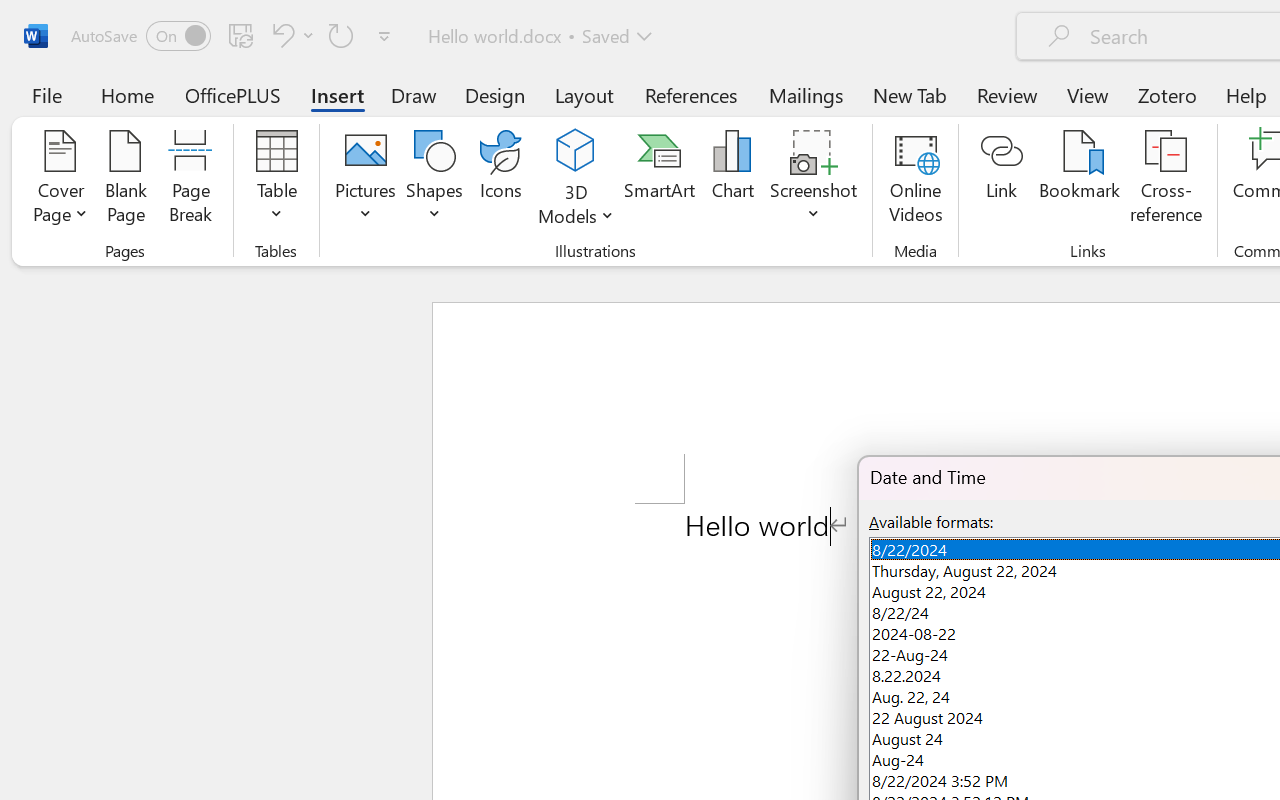 This screenshot has height=800, width=1280. What do you see at coordinates (233, 94) in the screenshot?
I see `'OfficePLUS'` at bounding box center [233, 94].